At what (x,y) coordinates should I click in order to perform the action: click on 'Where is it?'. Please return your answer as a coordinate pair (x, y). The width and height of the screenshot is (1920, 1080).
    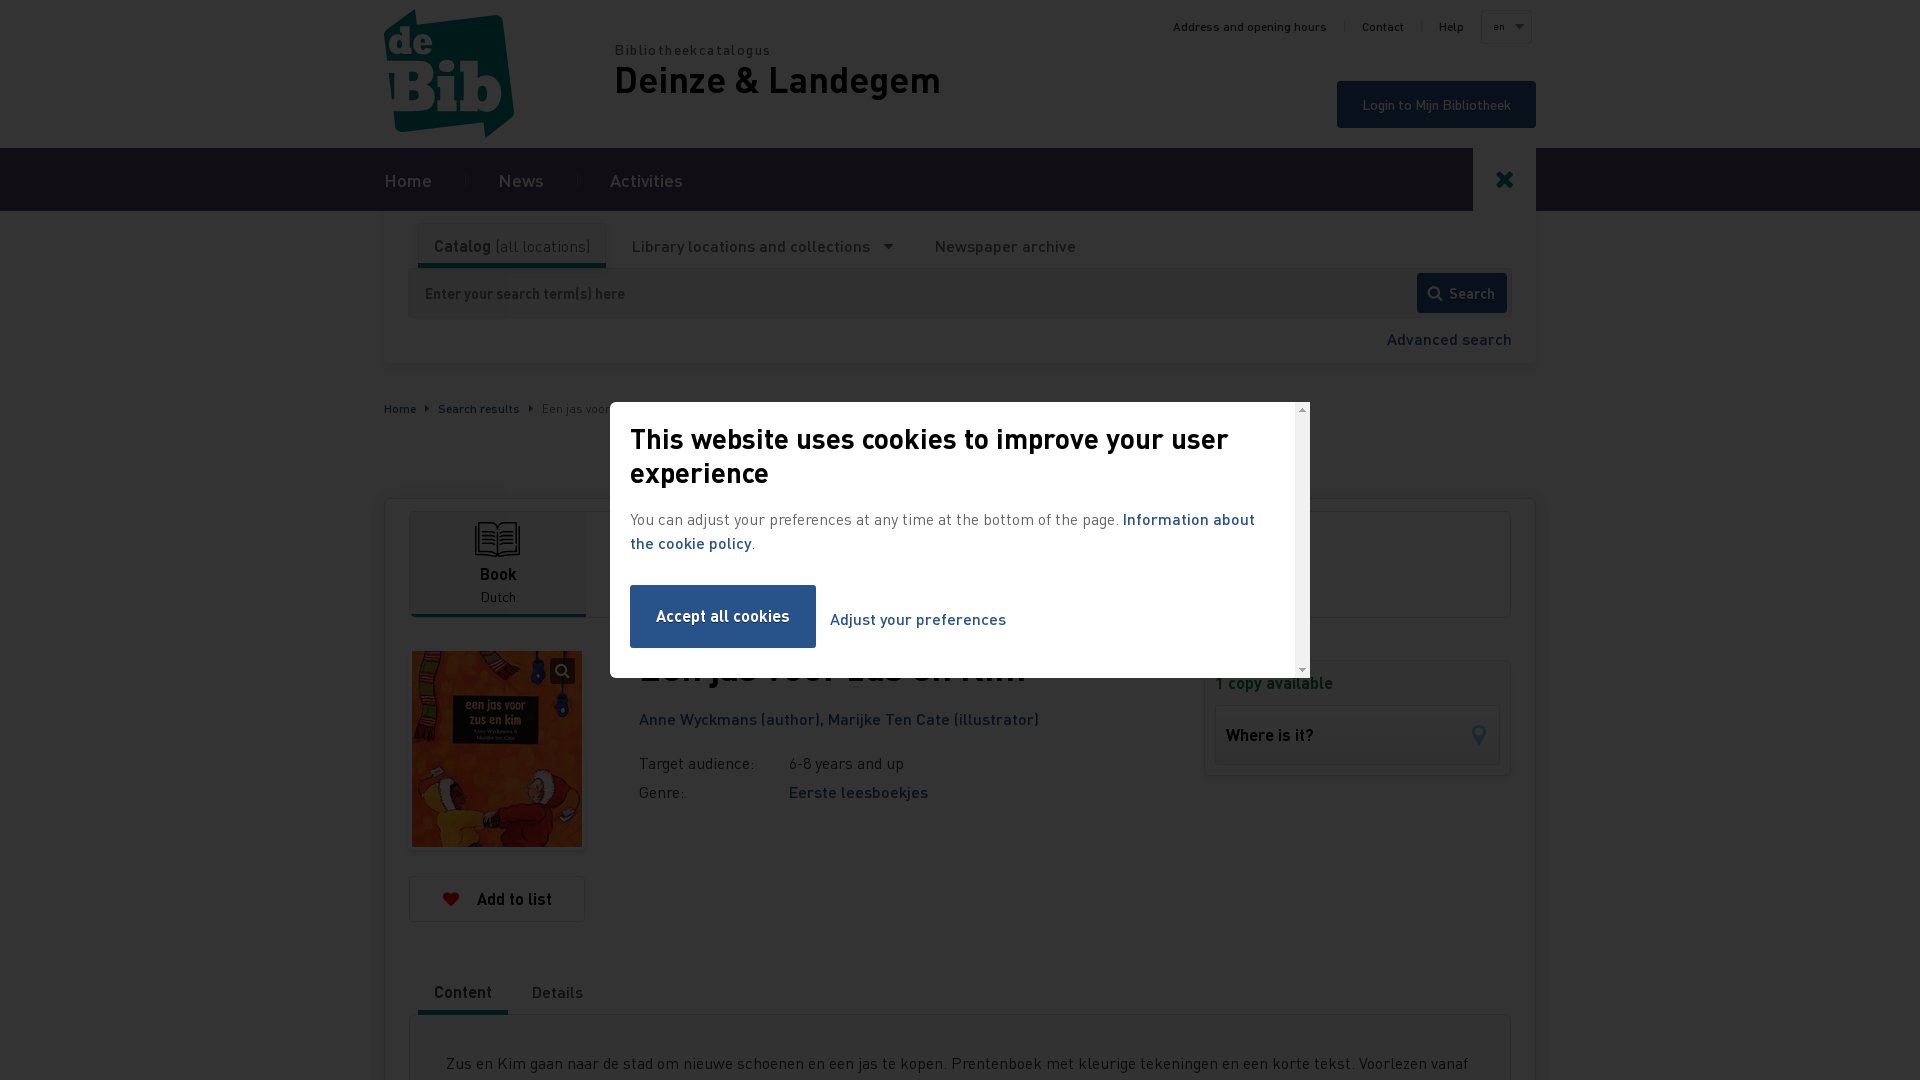
    Looking at the image, I should click on (1213, 735).